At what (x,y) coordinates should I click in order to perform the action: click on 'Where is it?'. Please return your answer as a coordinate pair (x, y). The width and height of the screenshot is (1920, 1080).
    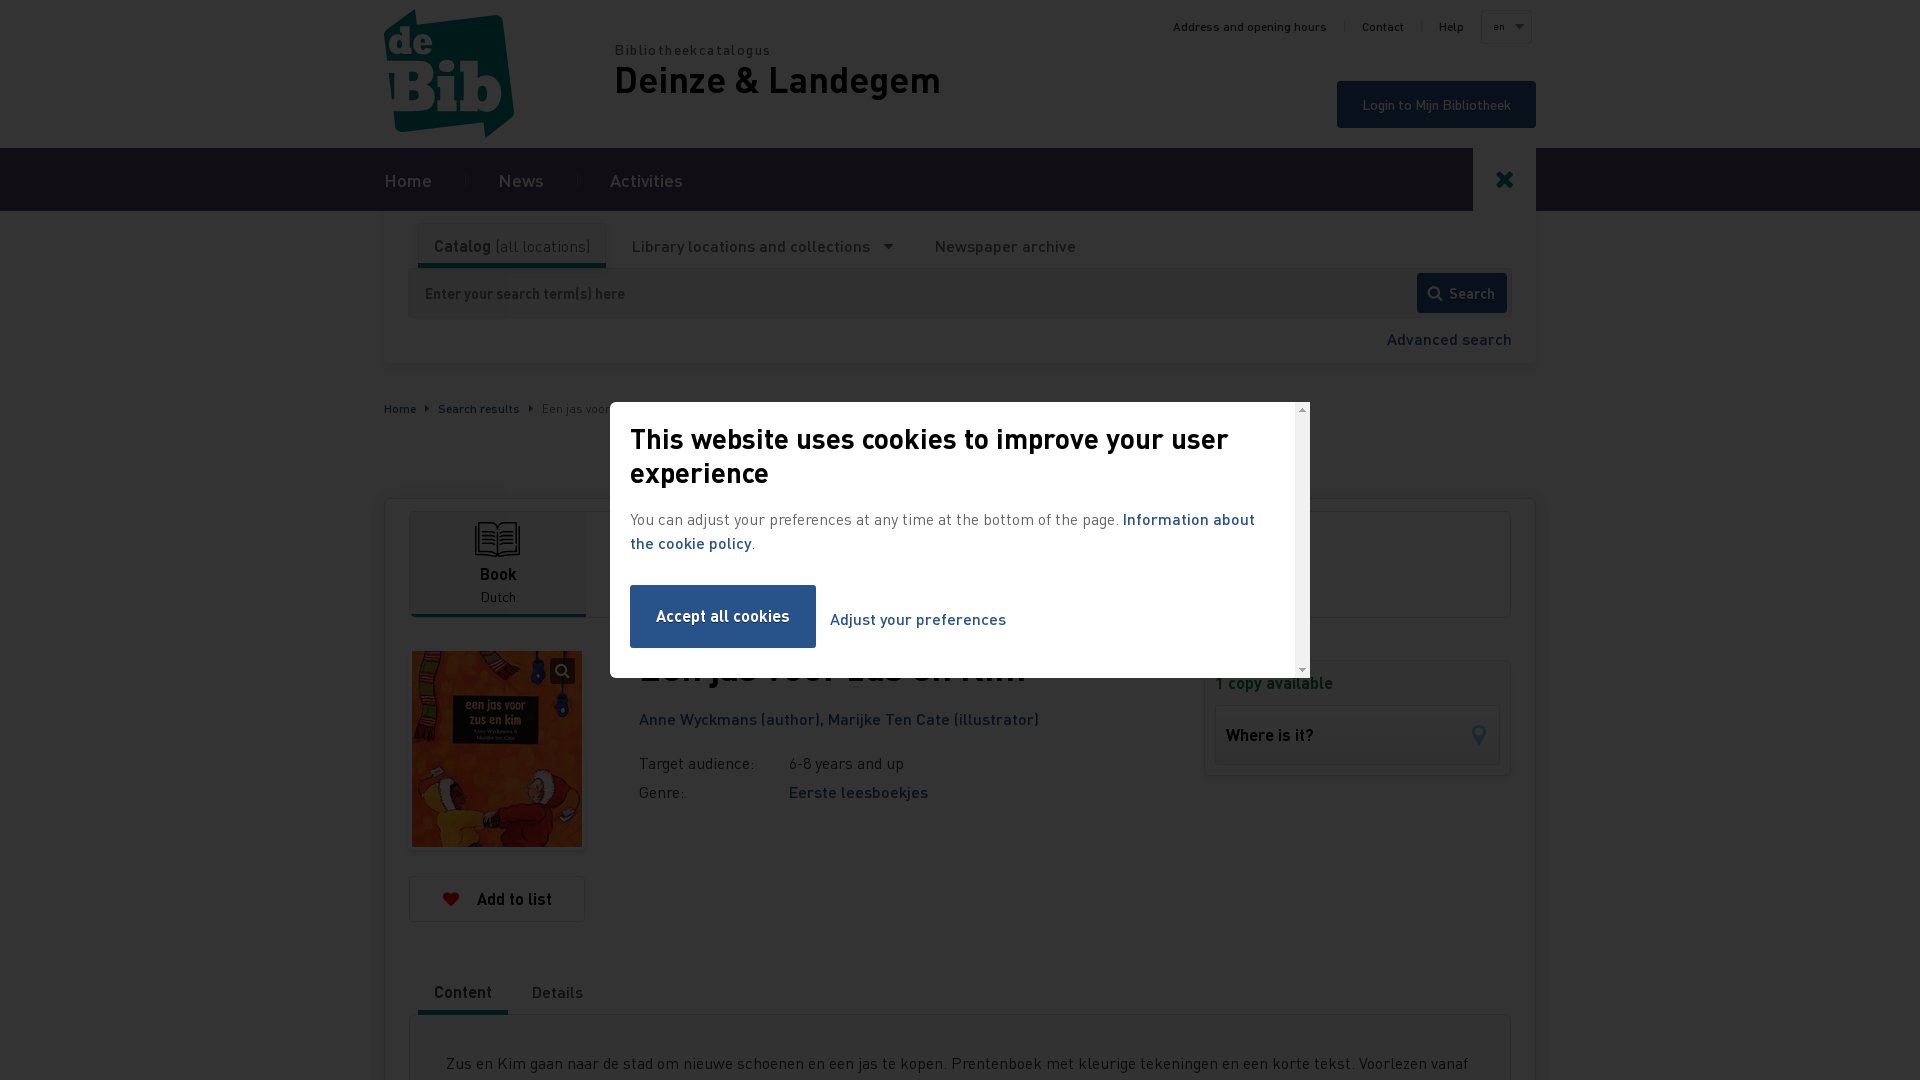
    Looking at the image, I should click on (1213, 735).